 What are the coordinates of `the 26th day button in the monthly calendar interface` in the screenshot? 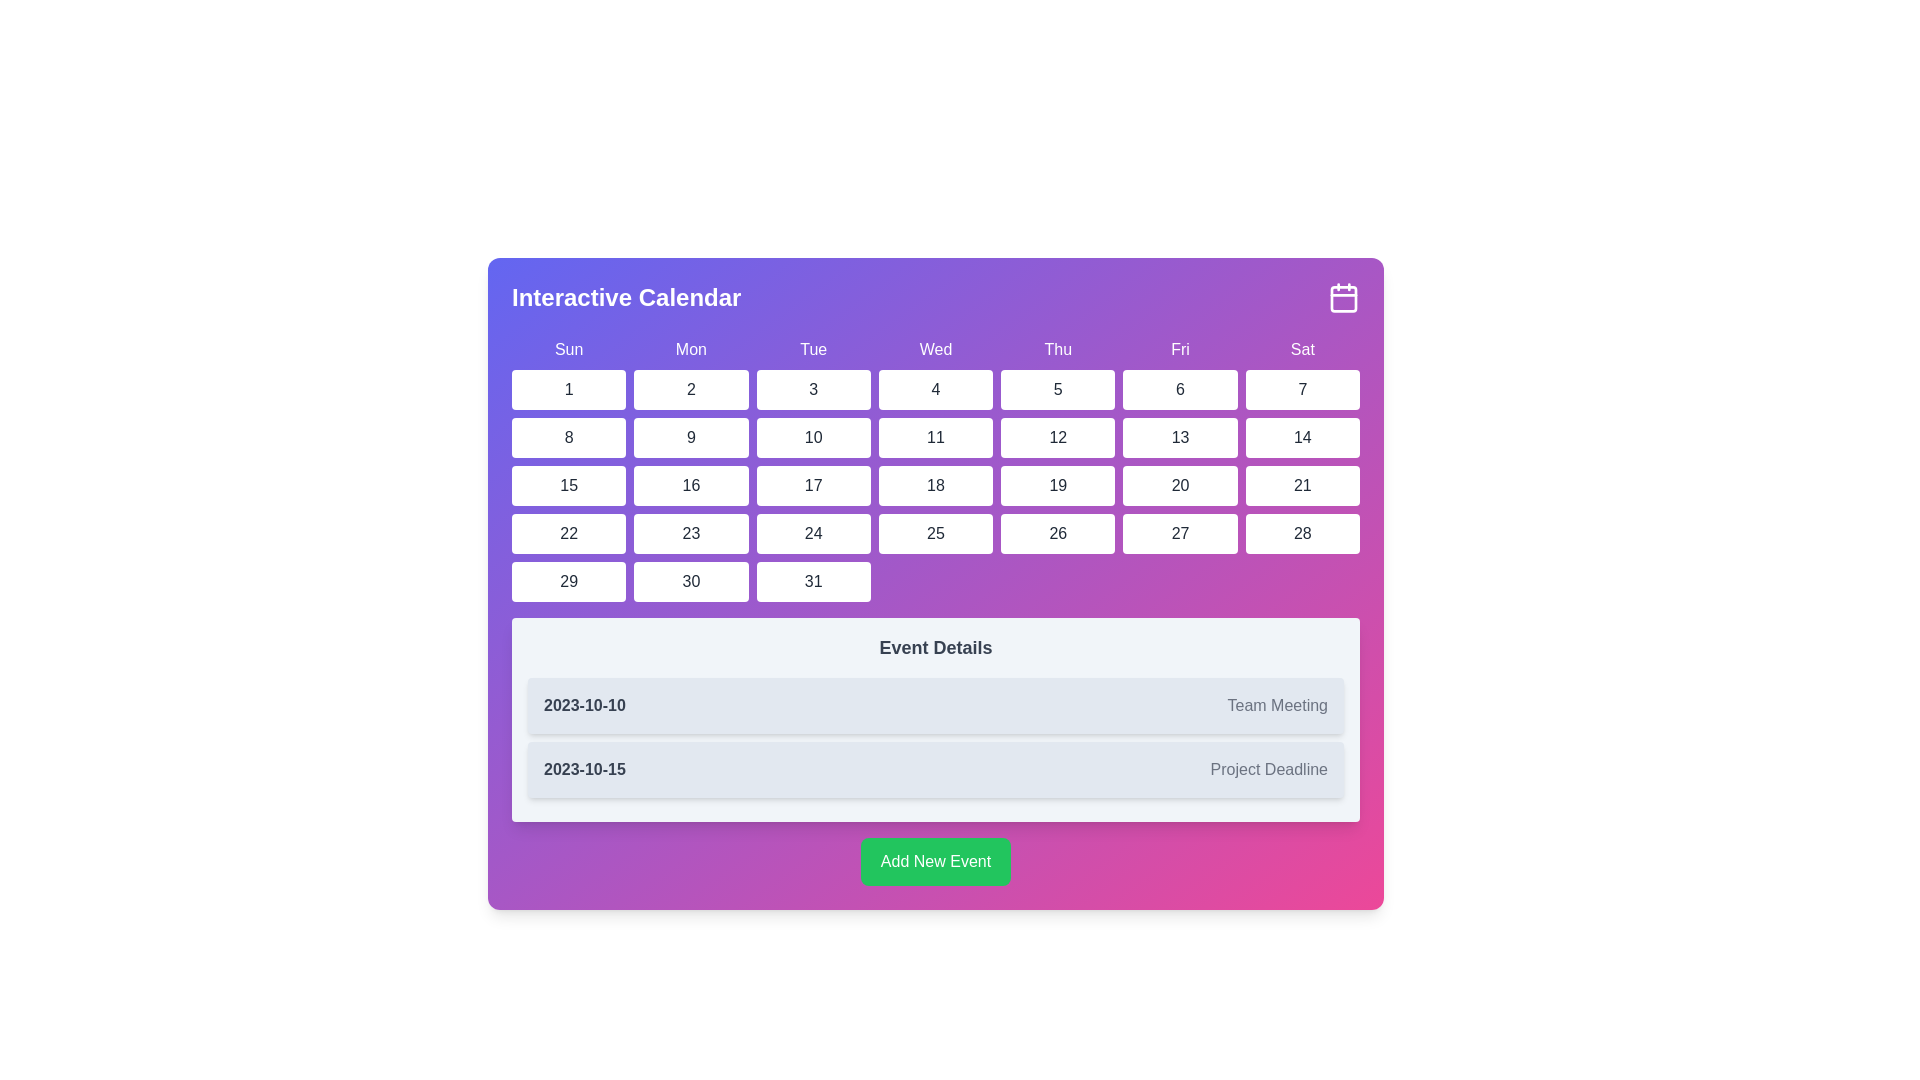 It's located at (1057, 532).